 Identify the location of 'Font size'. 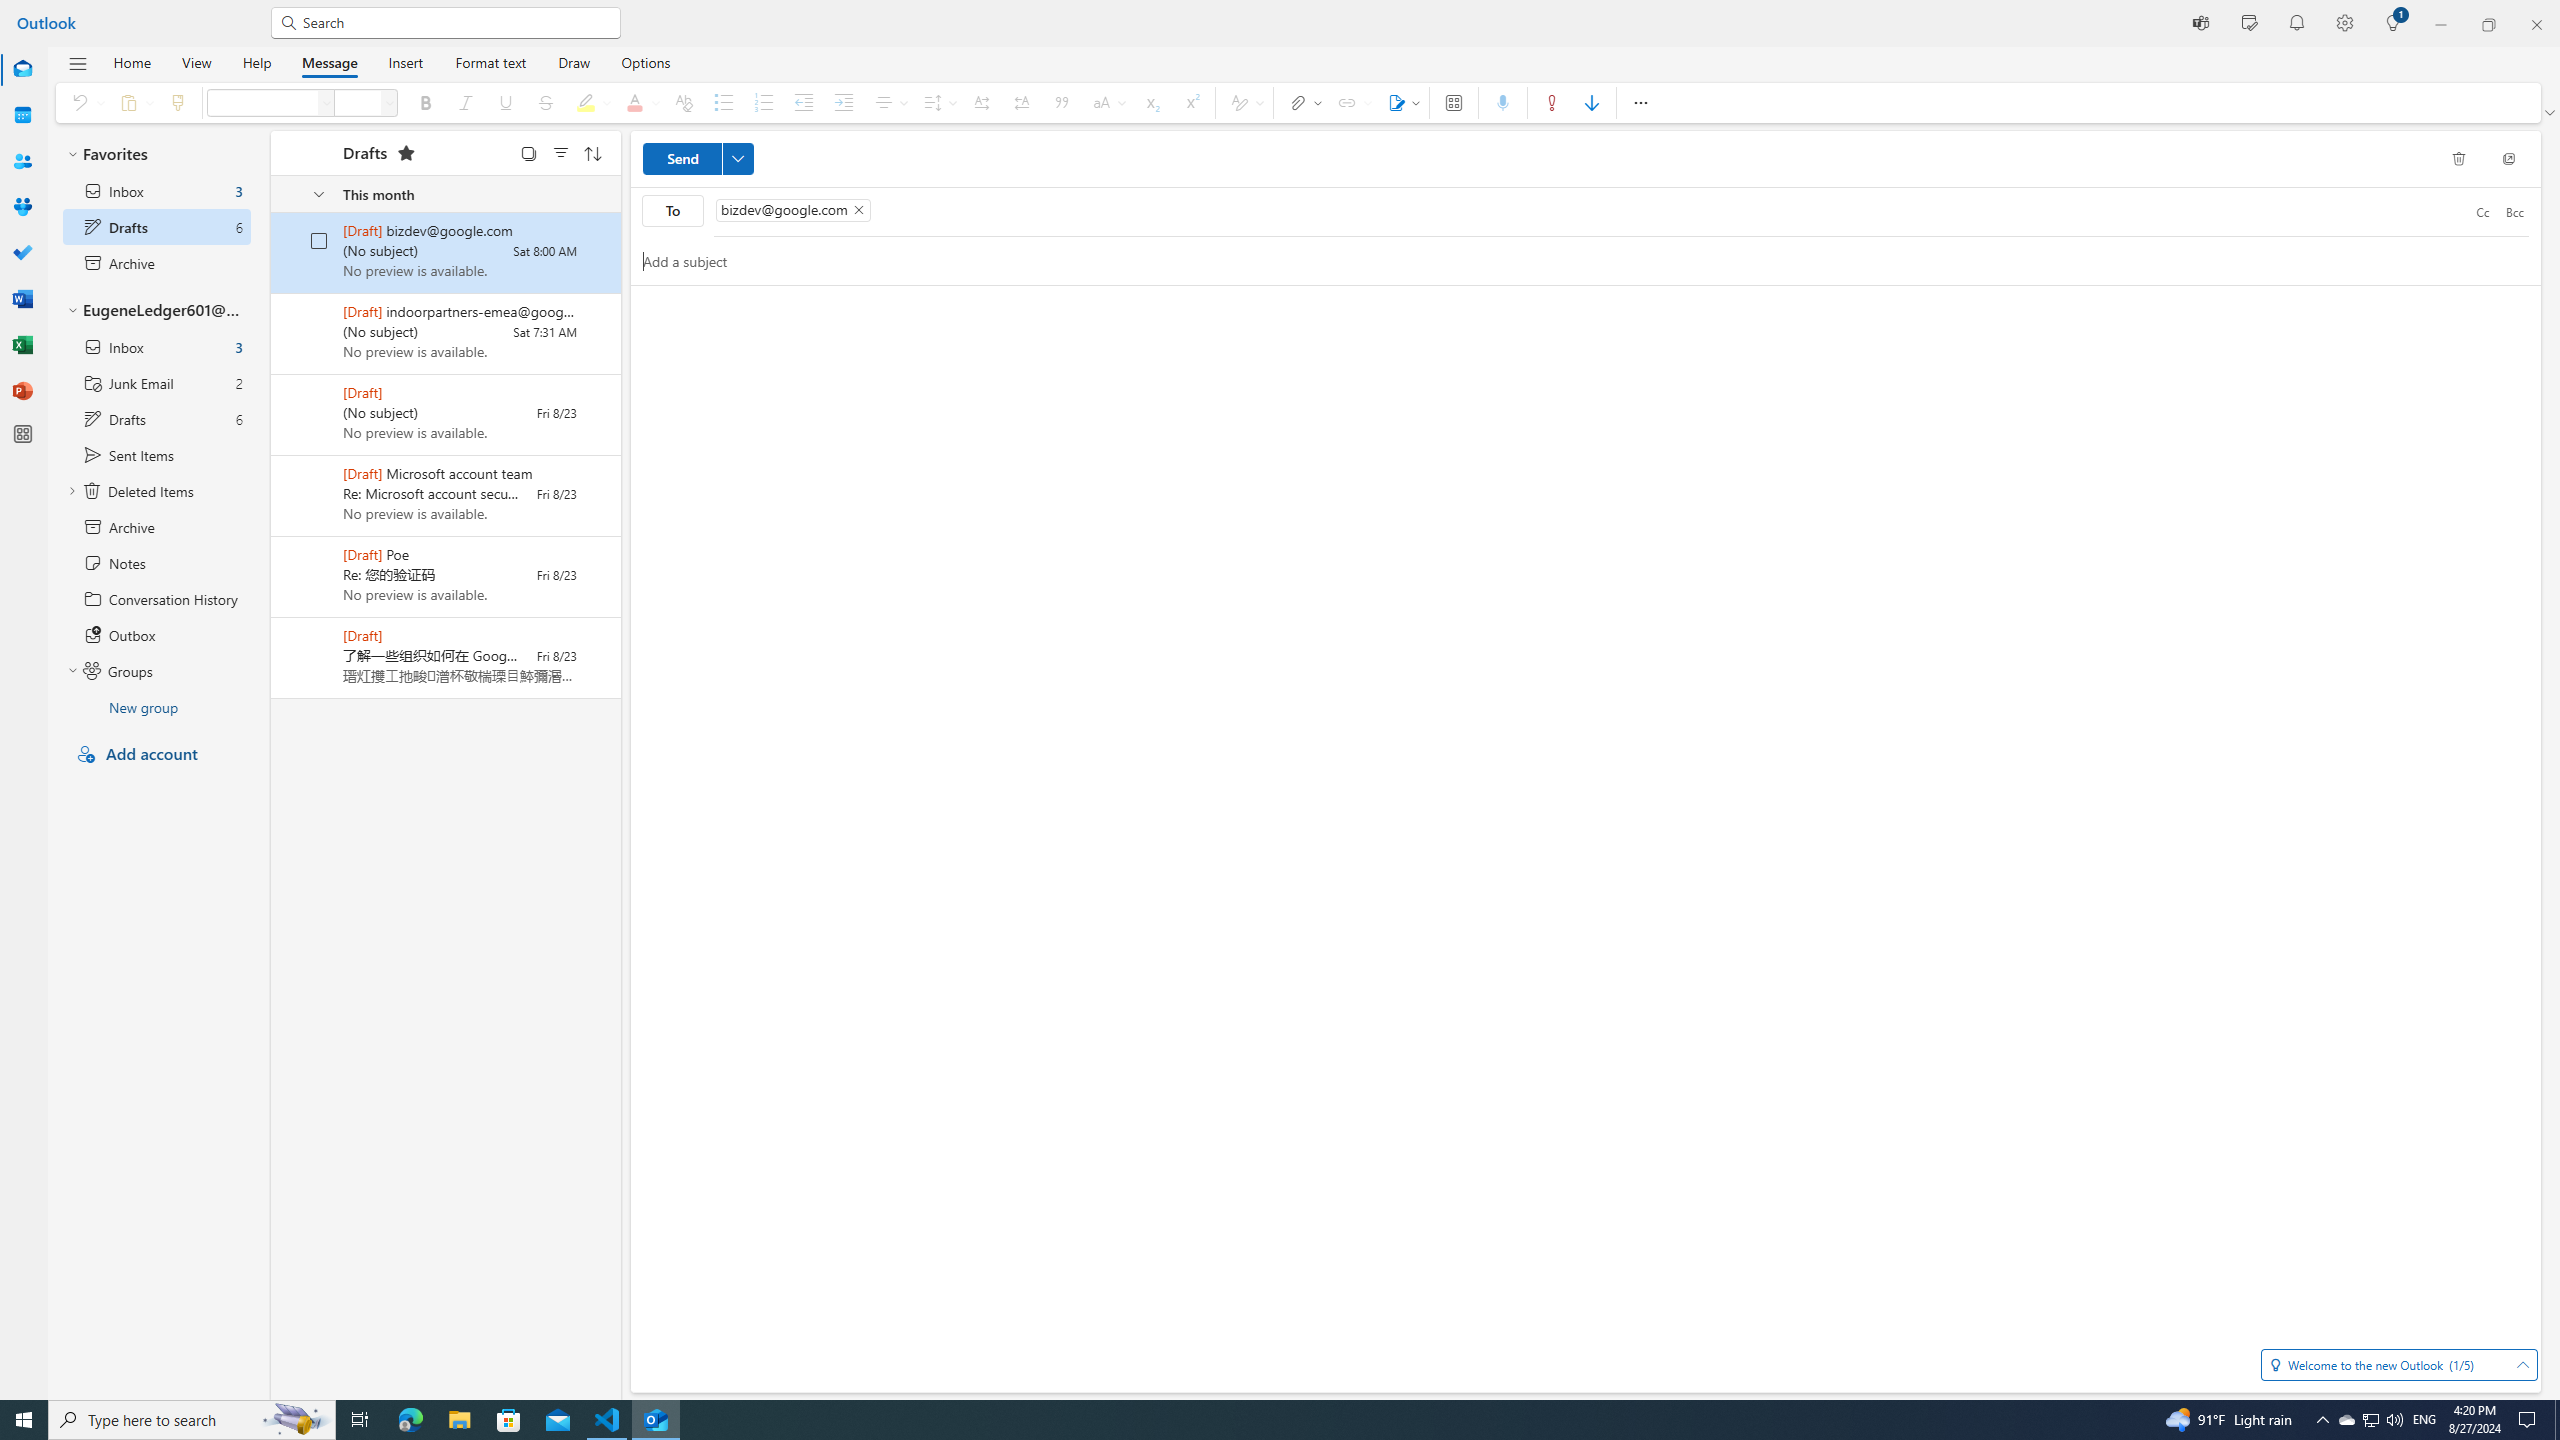
(388, 102).